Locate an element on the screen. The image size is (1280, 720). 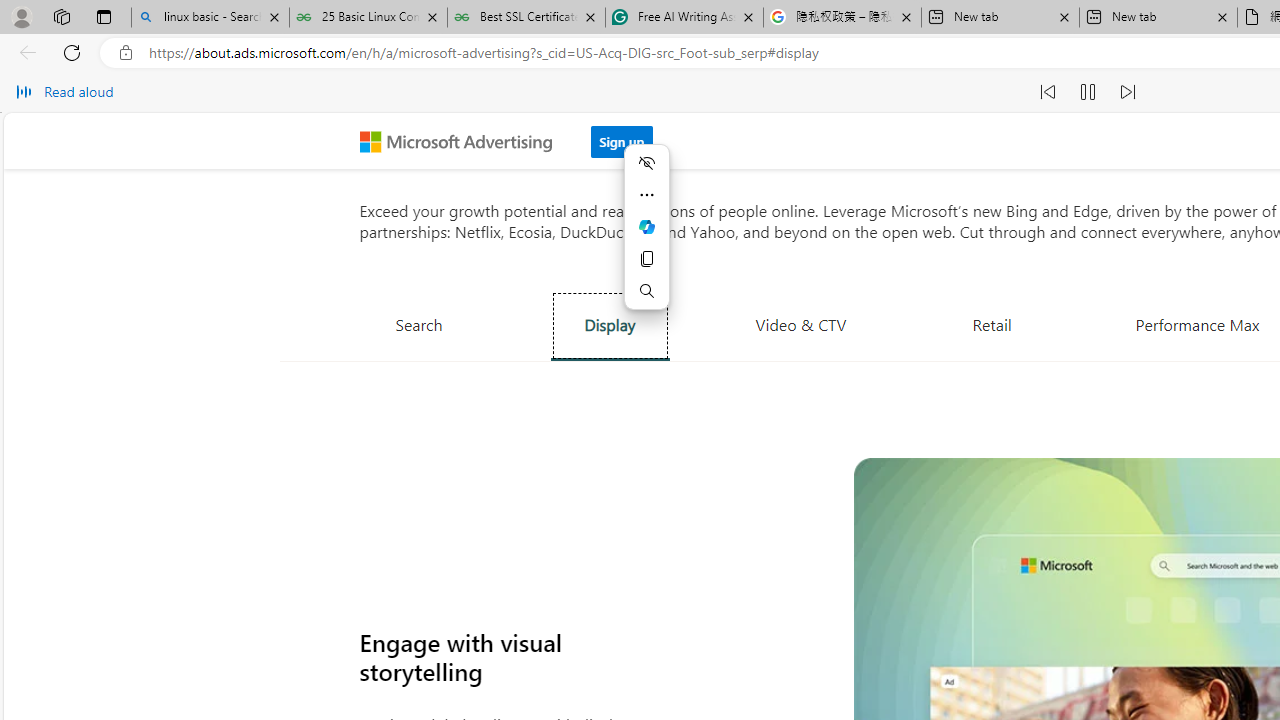
'Microsoft Advertising' is located at coordinates (463, 139).